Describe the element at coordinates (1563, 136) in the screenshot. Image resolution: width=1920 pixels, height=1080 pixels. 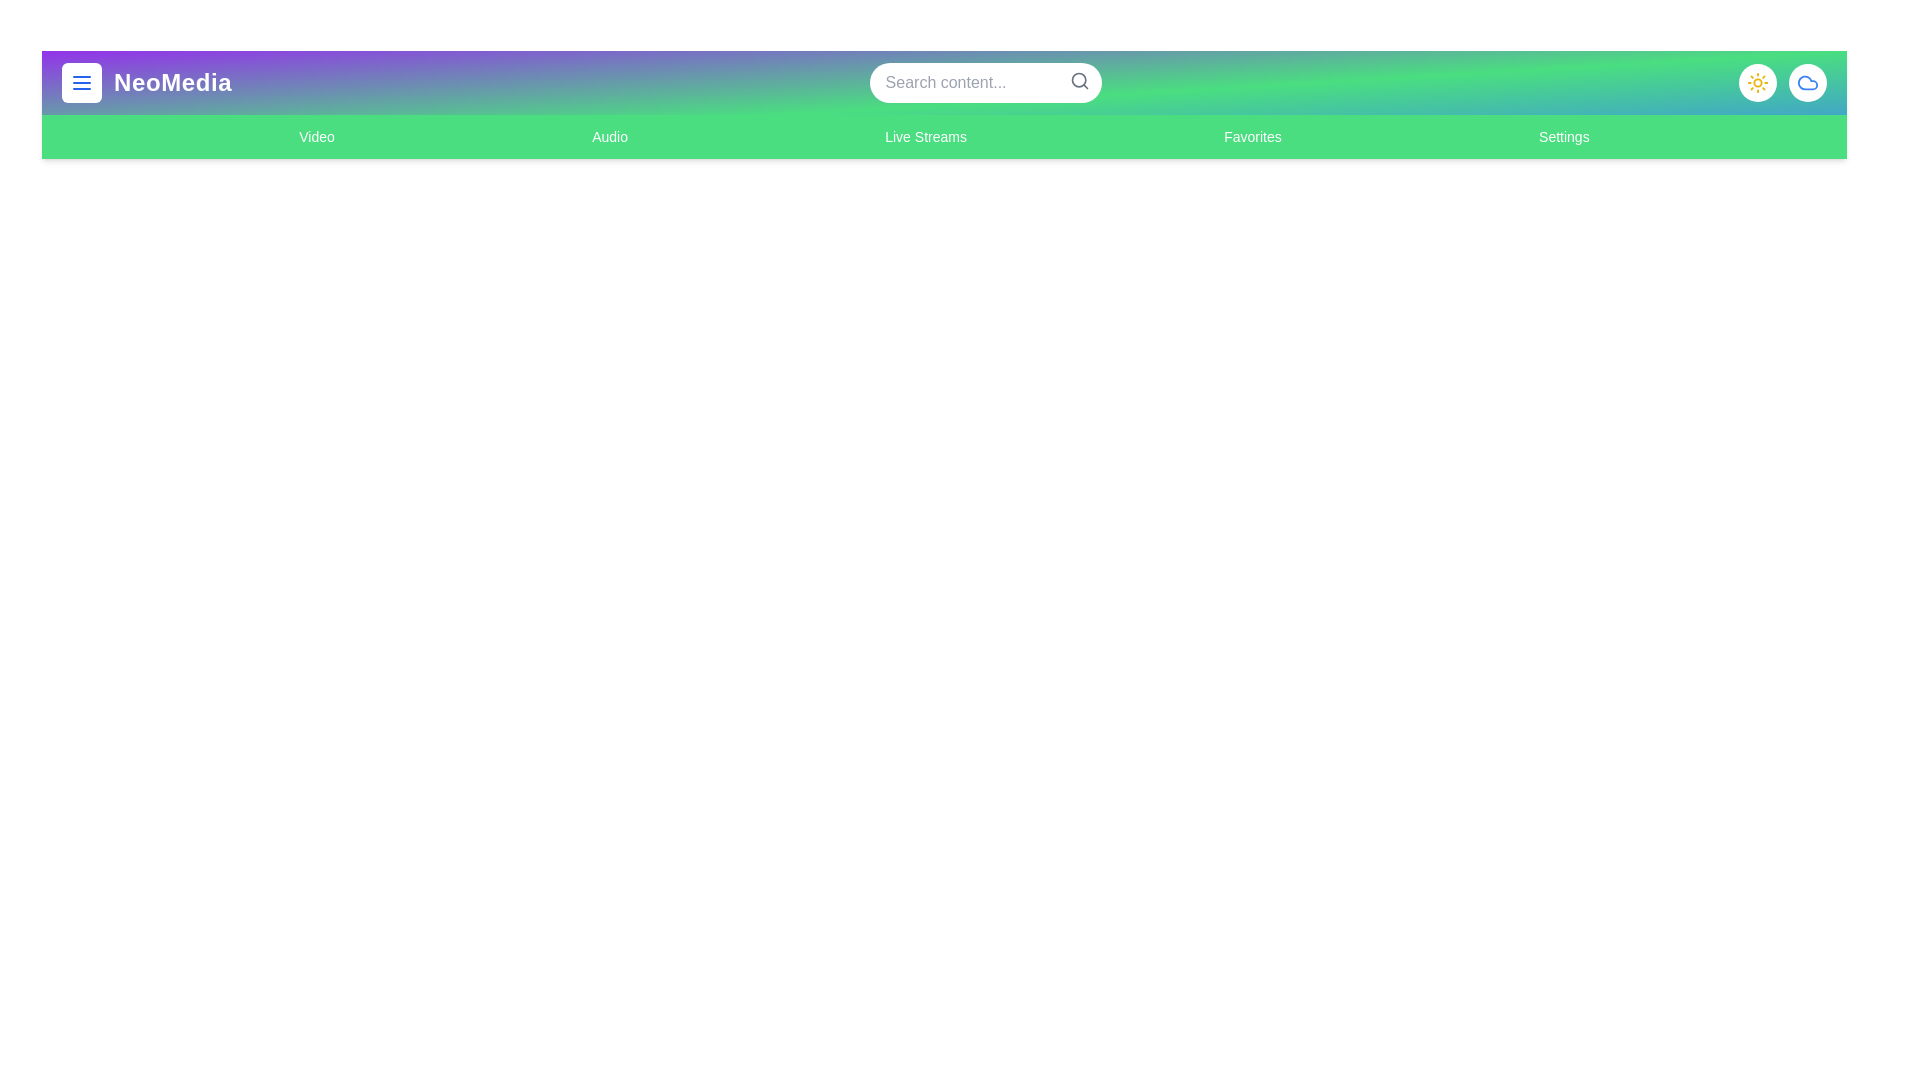
I see `the navigation link for Settings to switch to that section` at that location.